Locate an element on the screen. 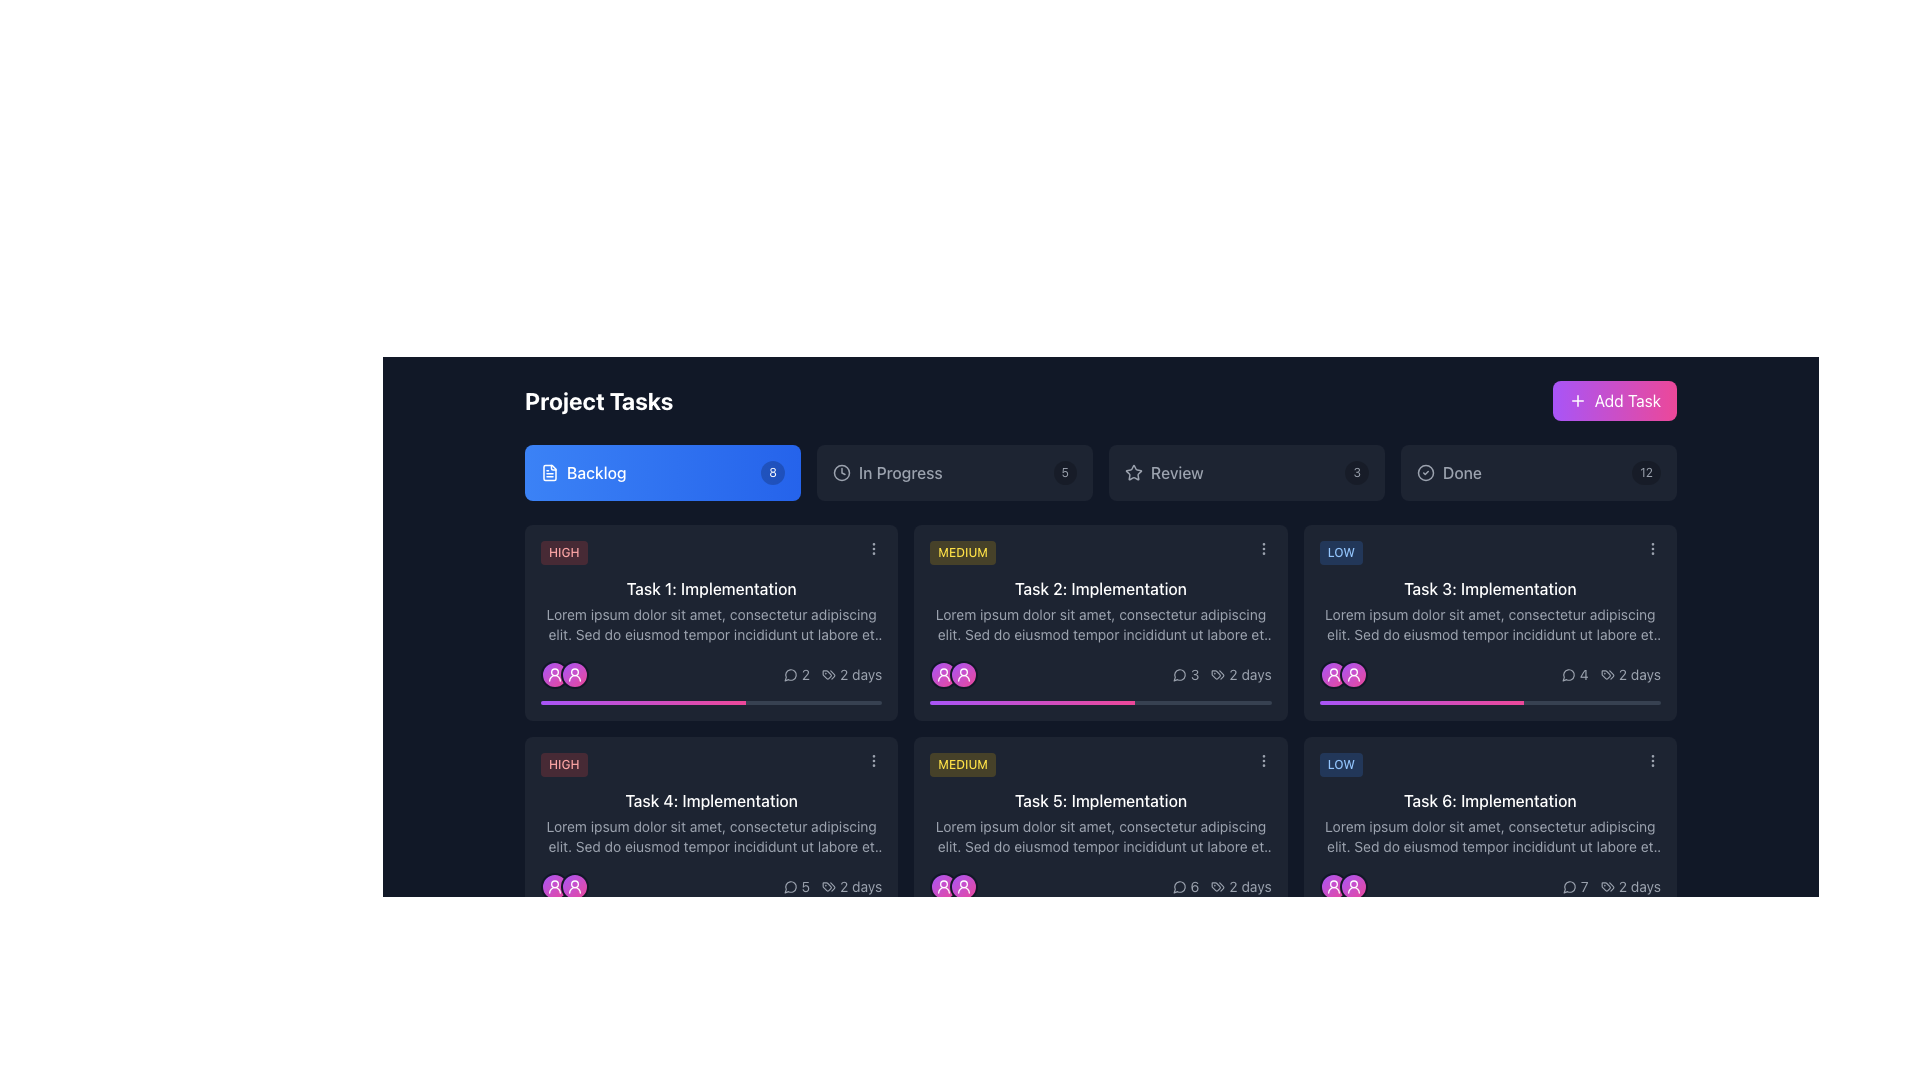 This screenshot has width=1920, height=1080. the text block located below the heading 'Task 1: Implementation' in the first card of the leftmost column in the 'Backlog' section is located at coordinates (711, 623).